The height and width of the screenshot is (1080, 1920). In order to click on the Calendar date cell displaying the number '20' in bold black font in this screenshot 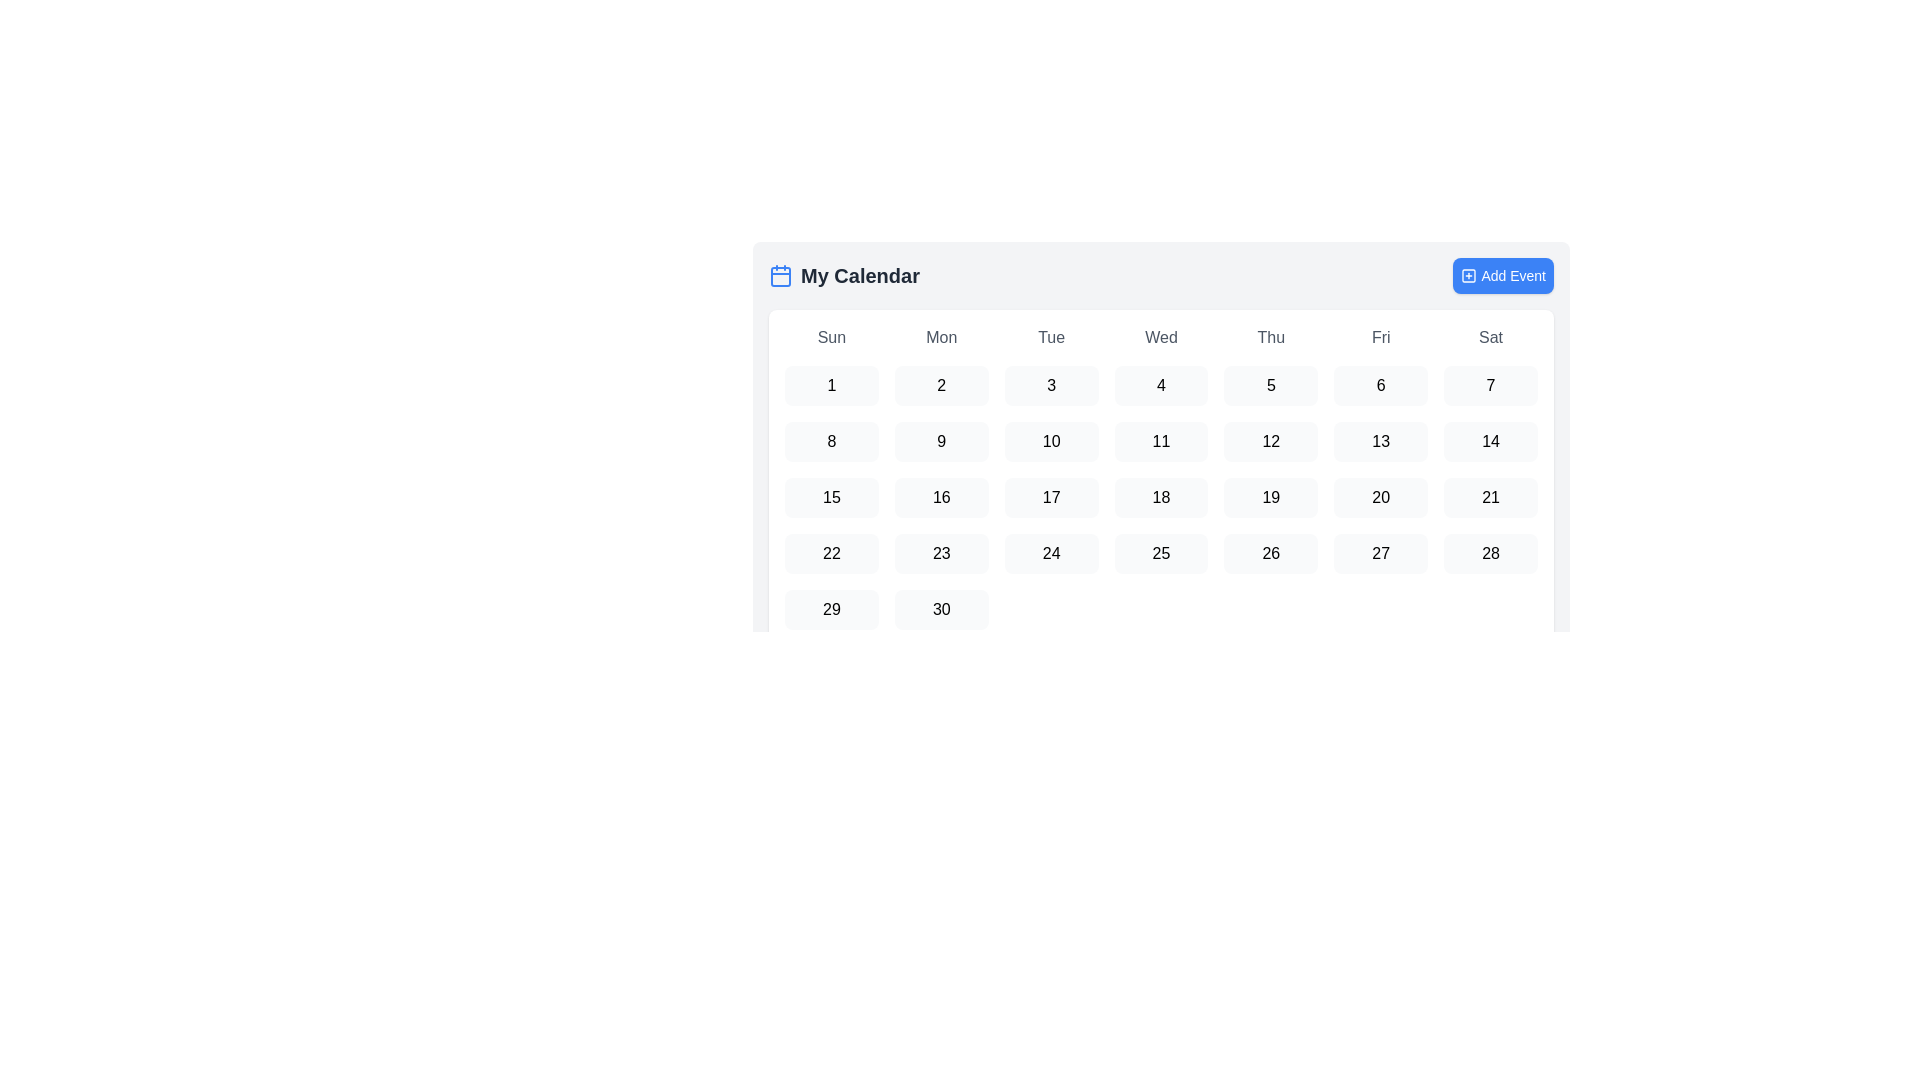, I will do `click(1380, 496)`.